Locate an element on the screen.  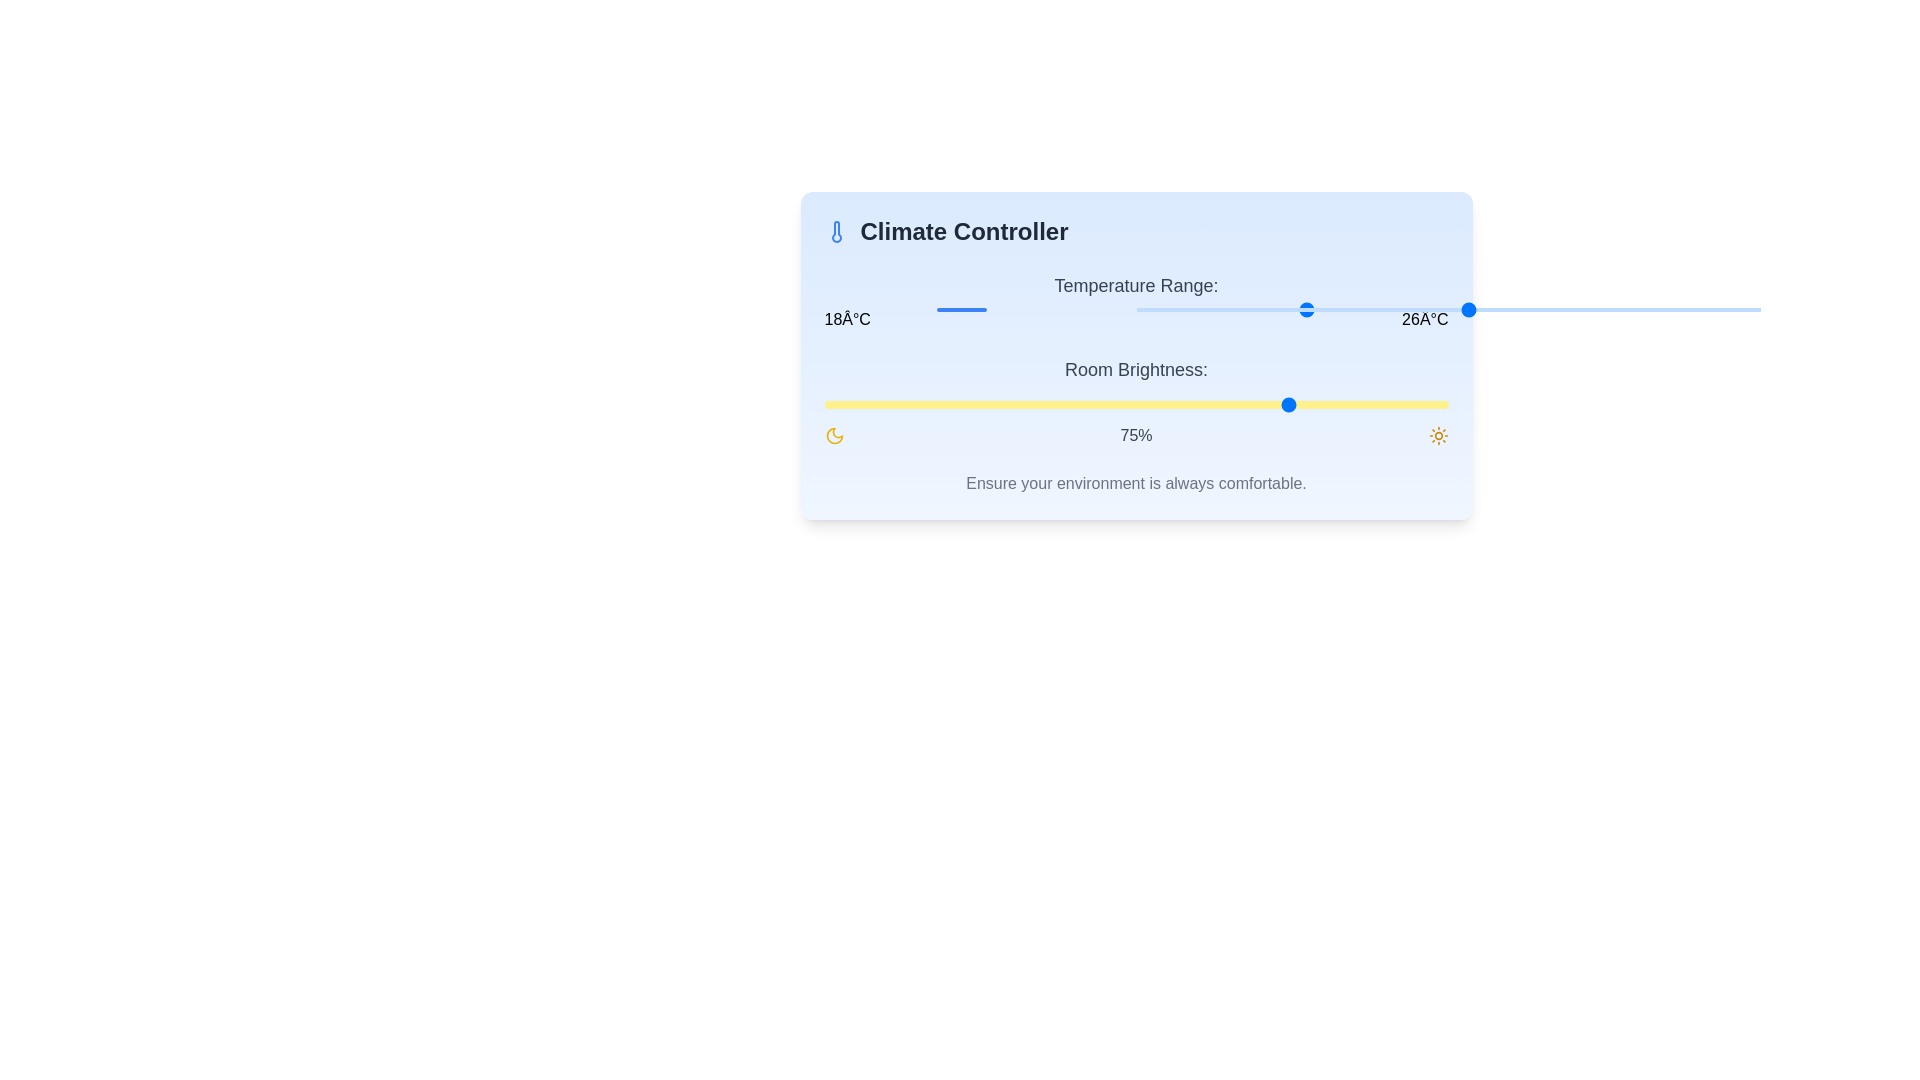
the room brightness is located at coordinates (961, 405).